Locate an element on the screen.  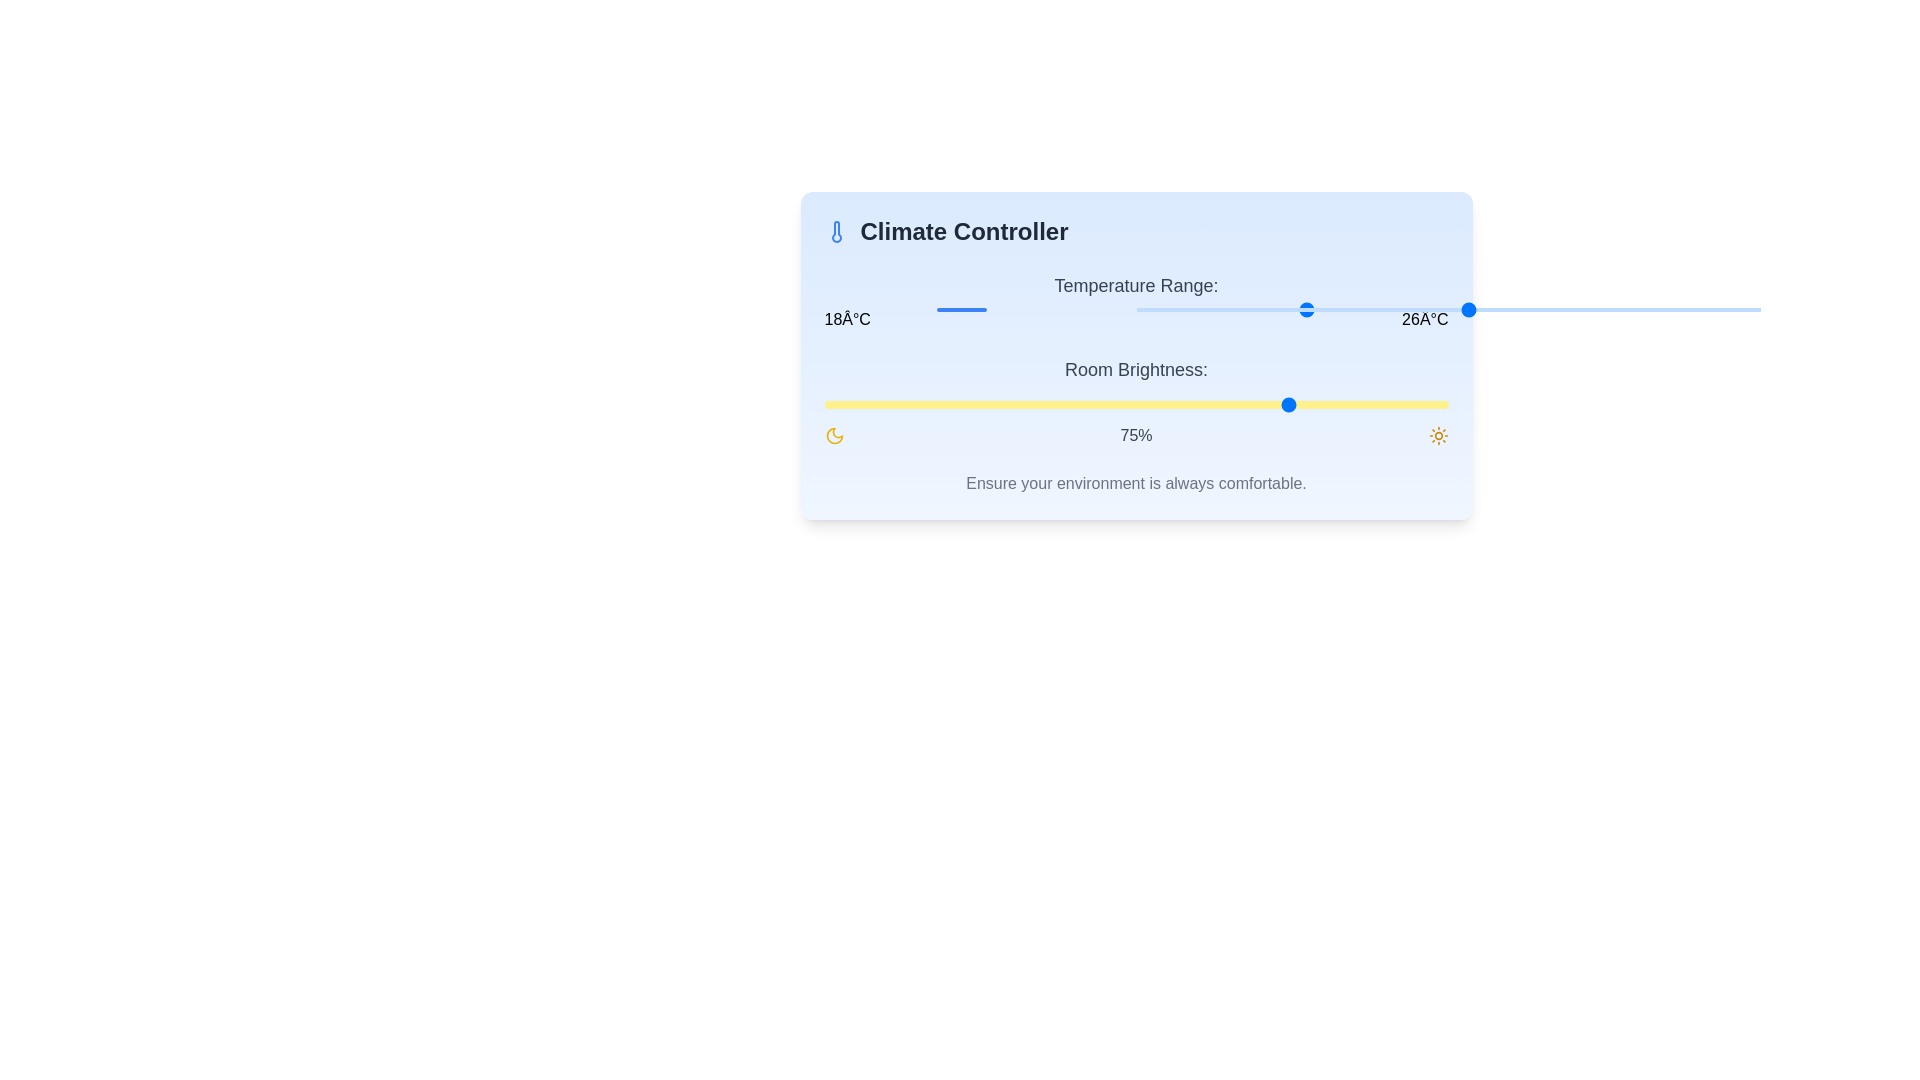
the room brightness is located at coordinates (961, 405).